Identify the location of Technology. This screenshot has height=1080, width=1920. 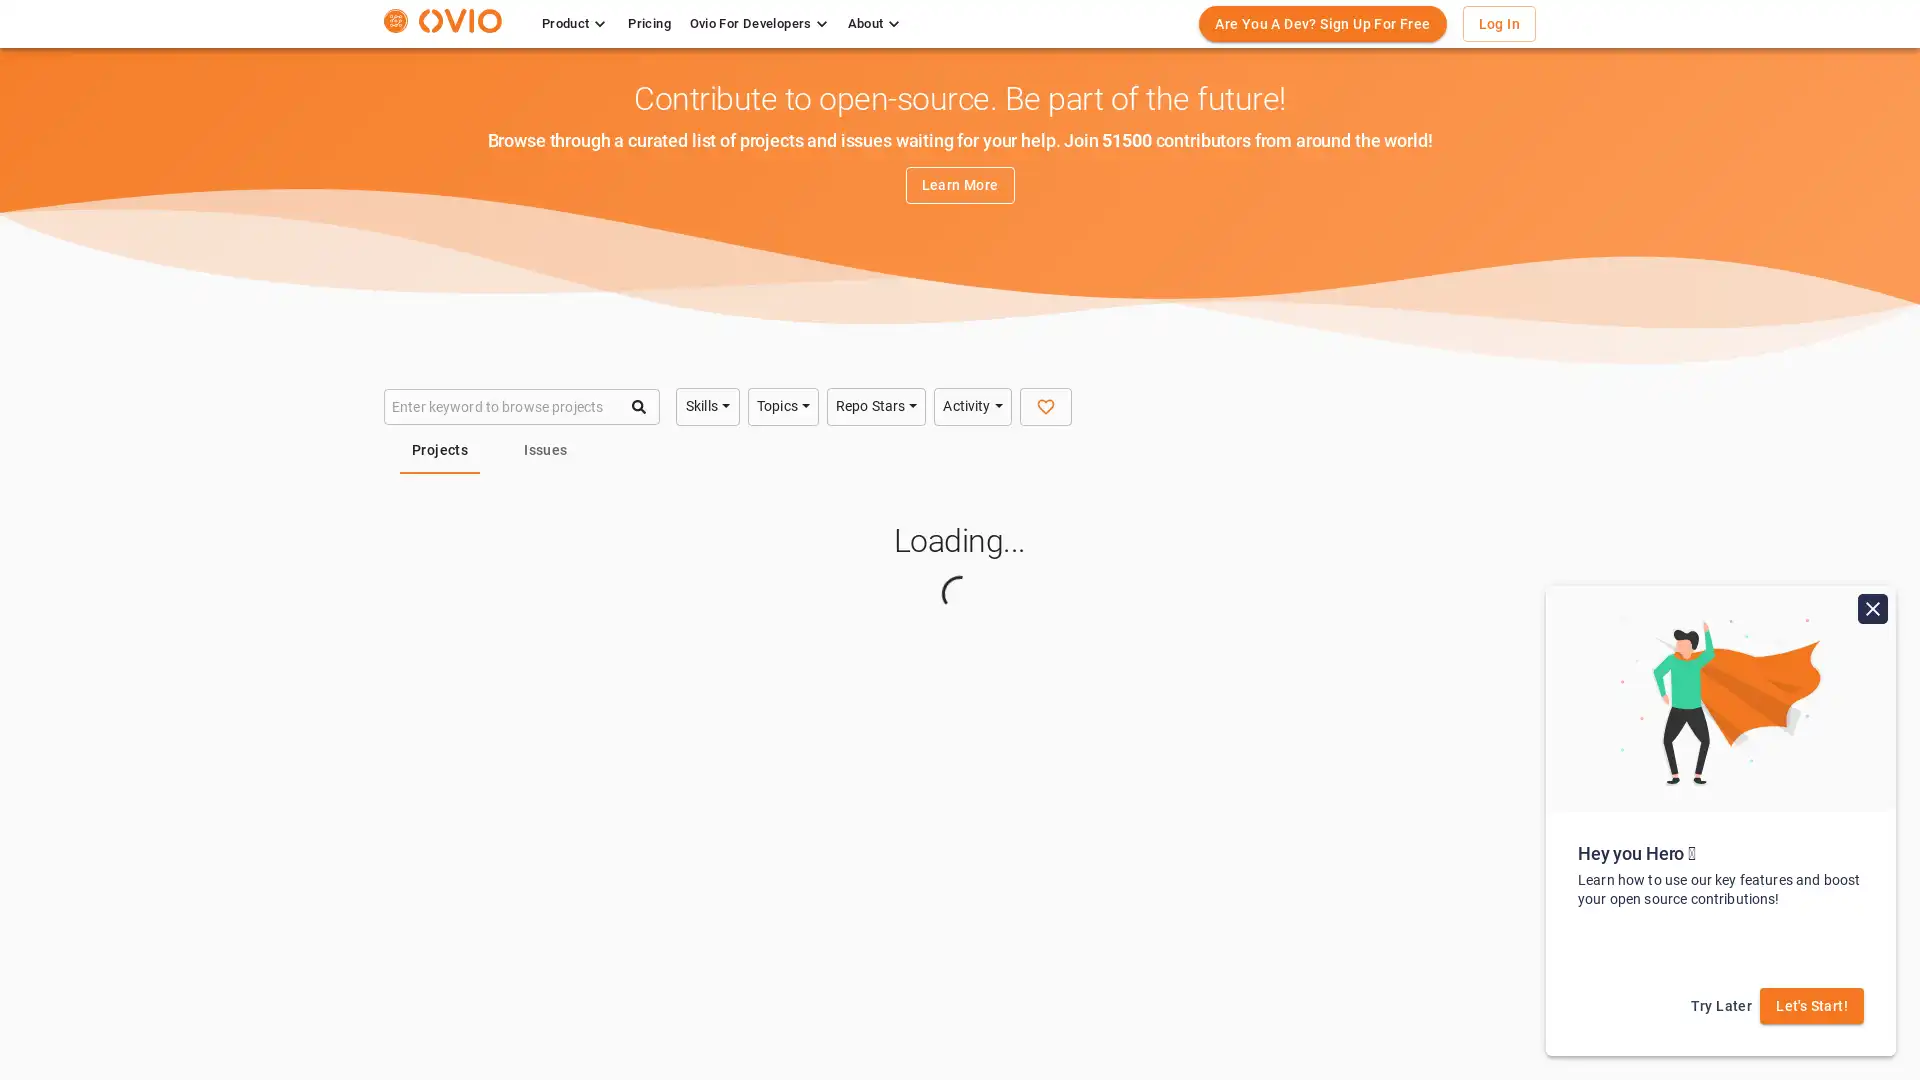
(633, 852).